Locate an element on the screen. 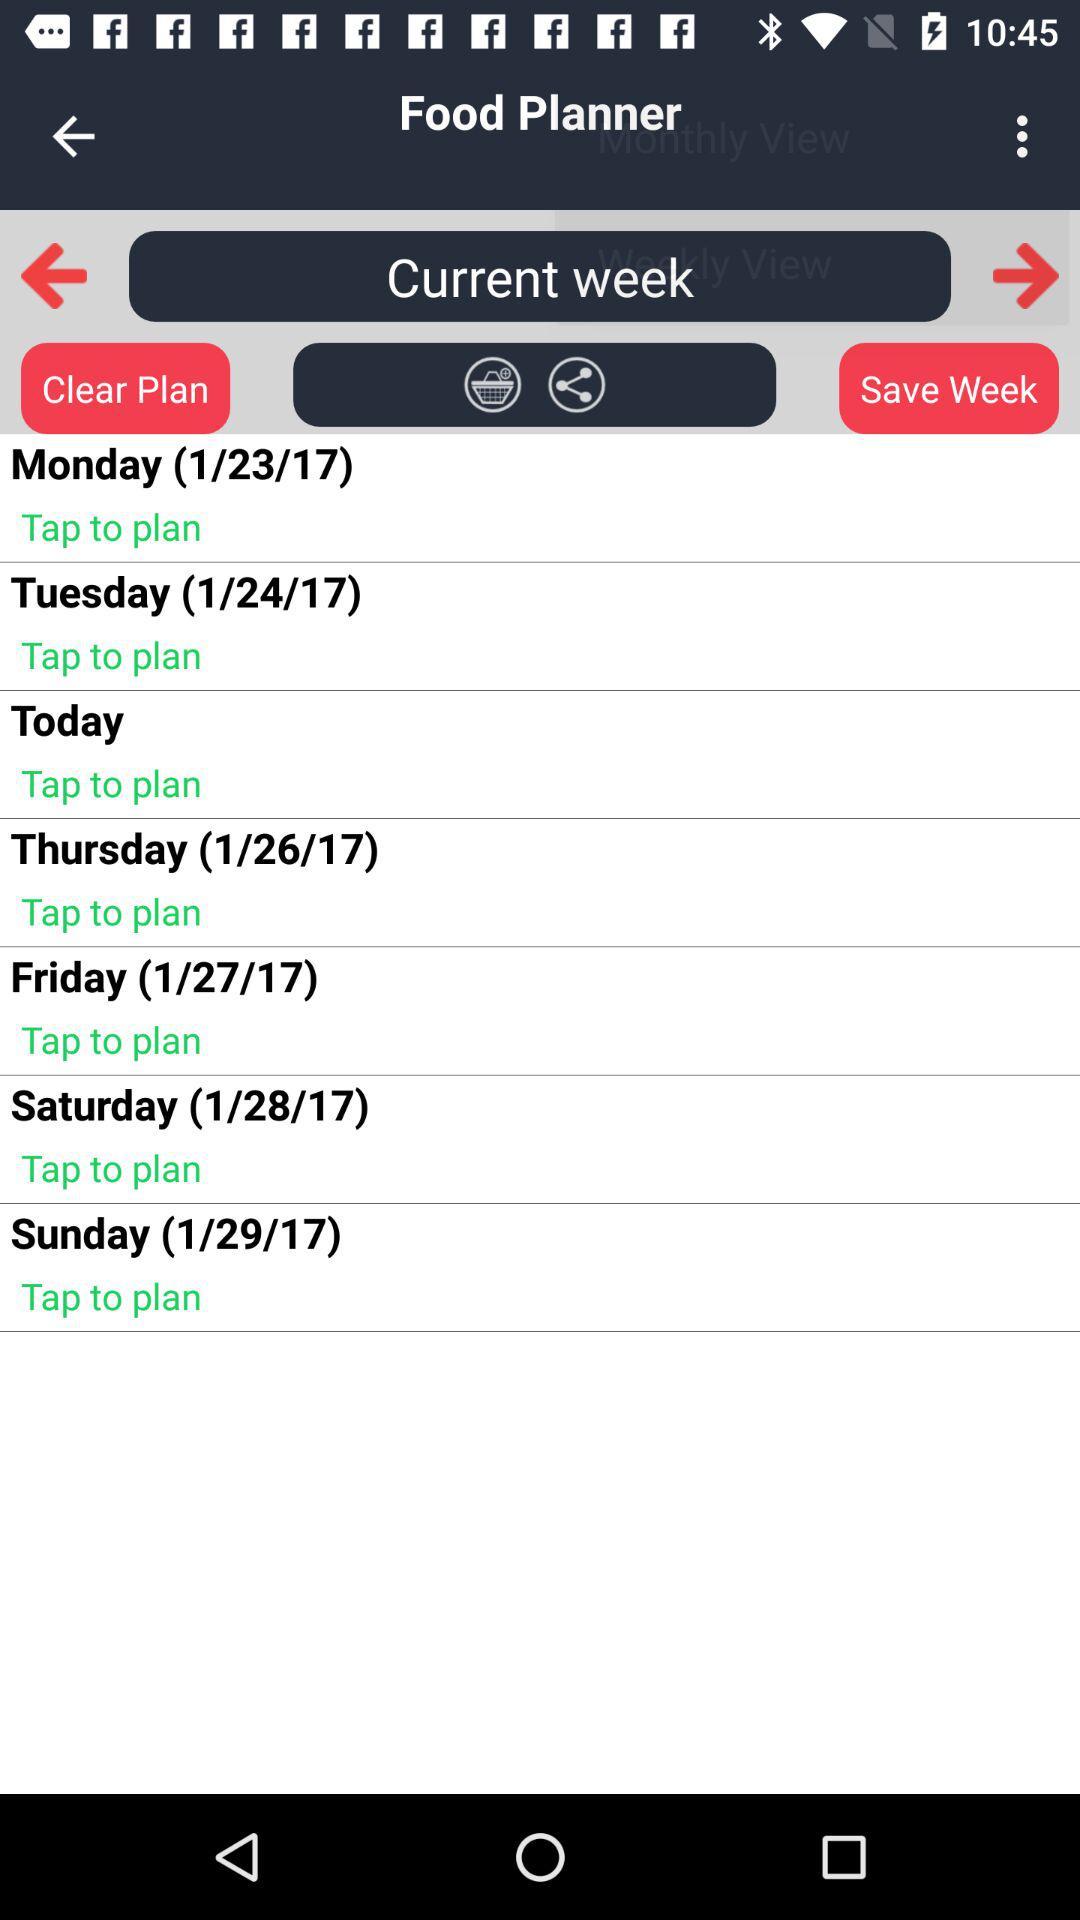  icon next to the food planner icon is located at coordinates (72, 135).